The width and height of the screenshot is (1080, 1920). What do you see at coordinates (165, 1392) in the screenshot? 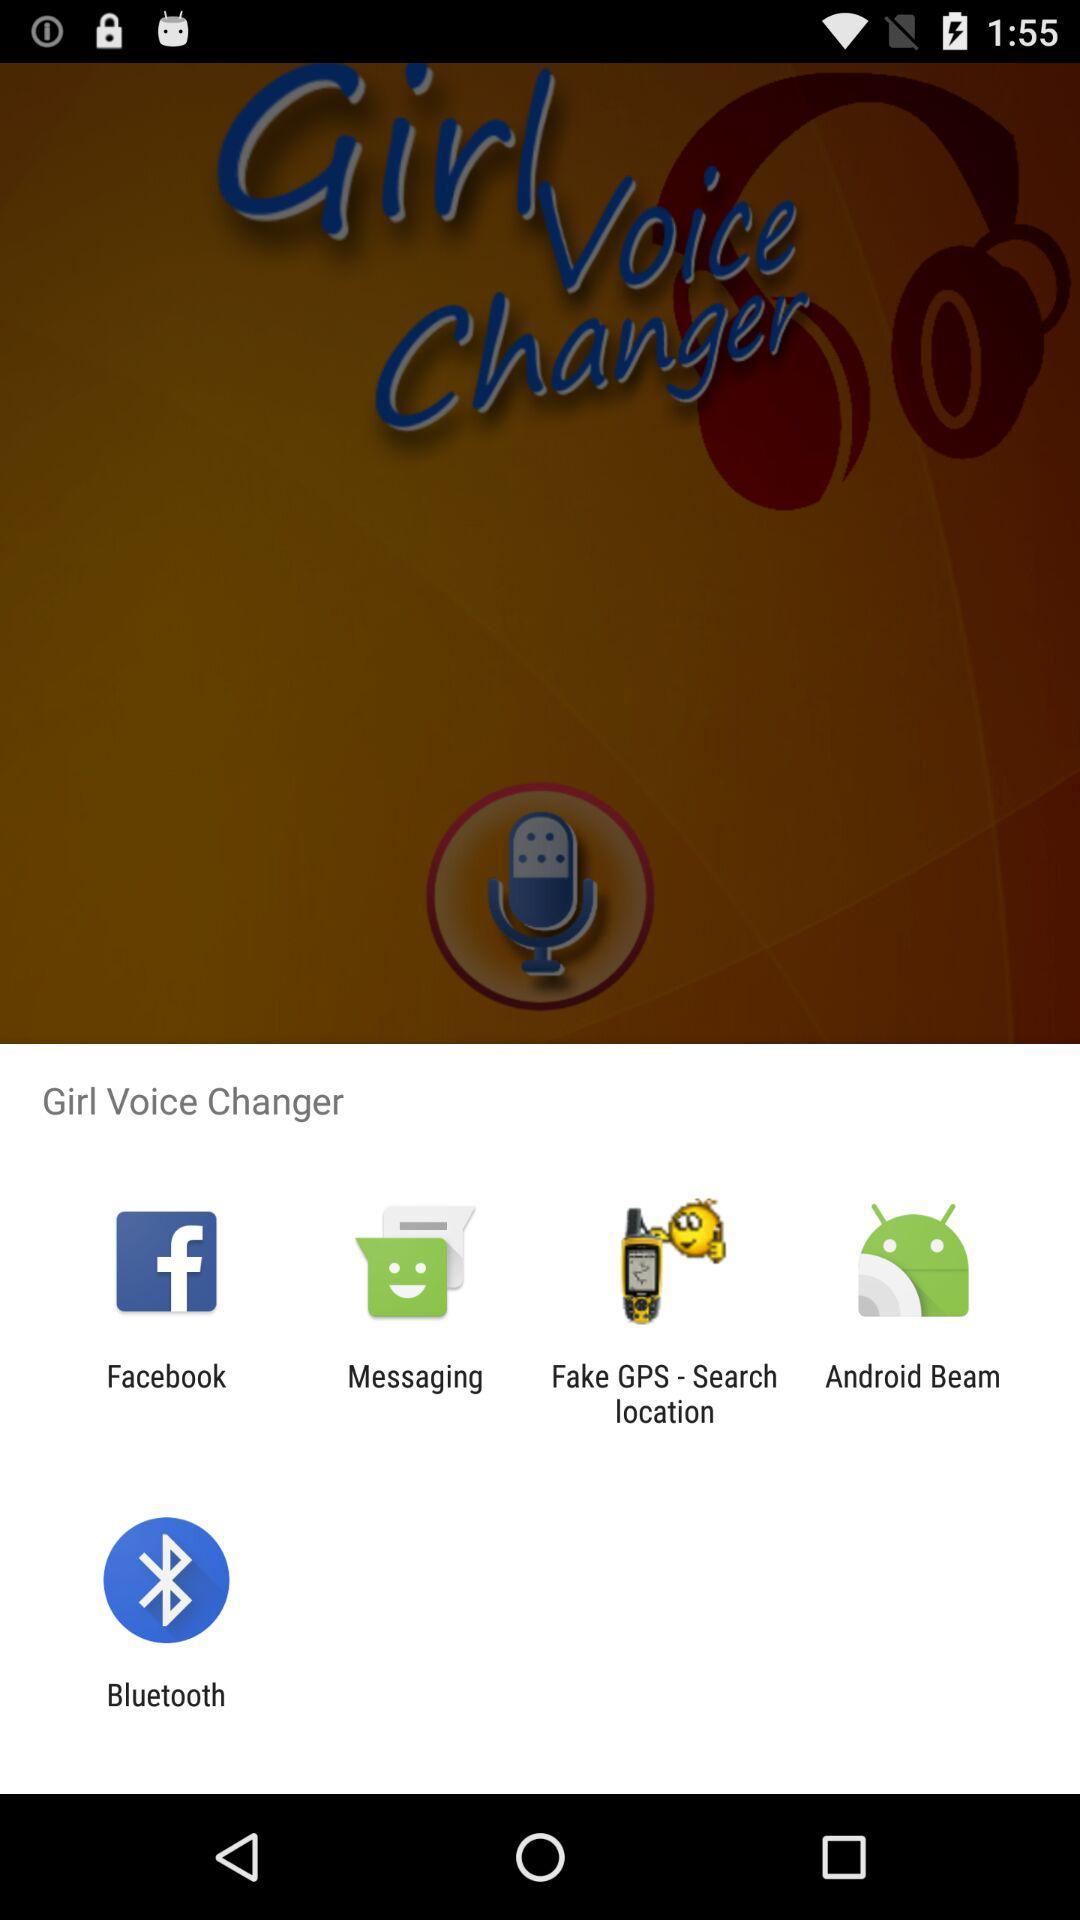
I see `facebook` at bounding box center [165, 1392].